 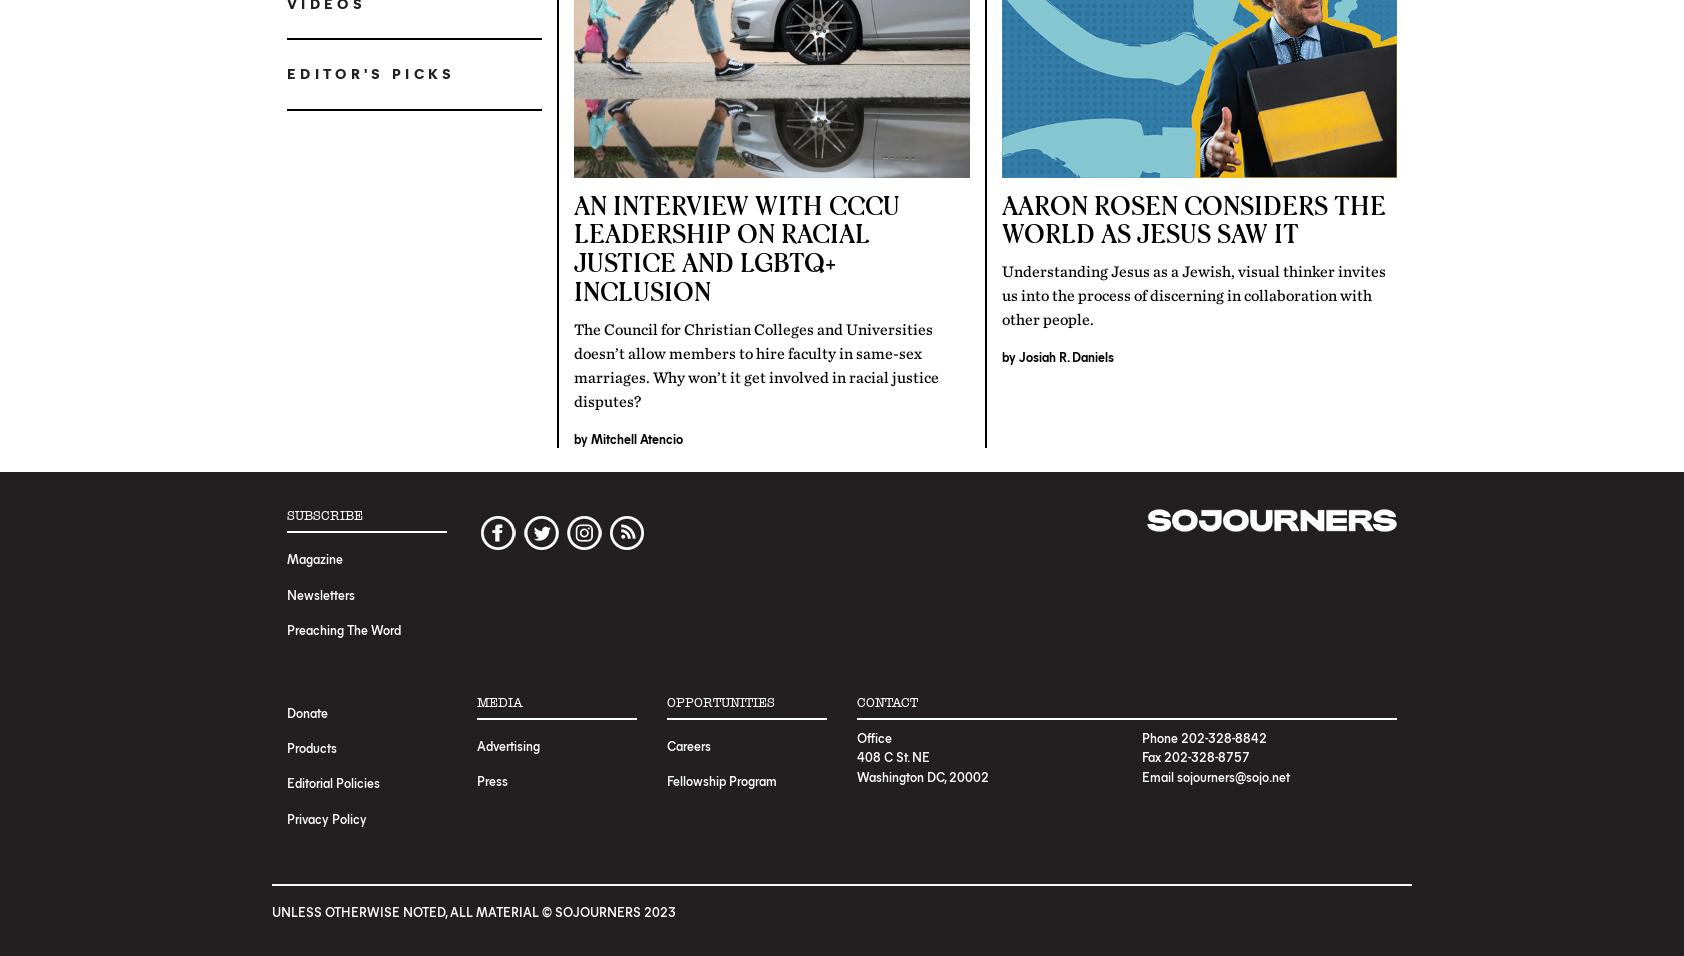 What do you see at coordinates (320, 592) in the screenshot?
I see `'Newsletters'` at bounding box center [320, 592].